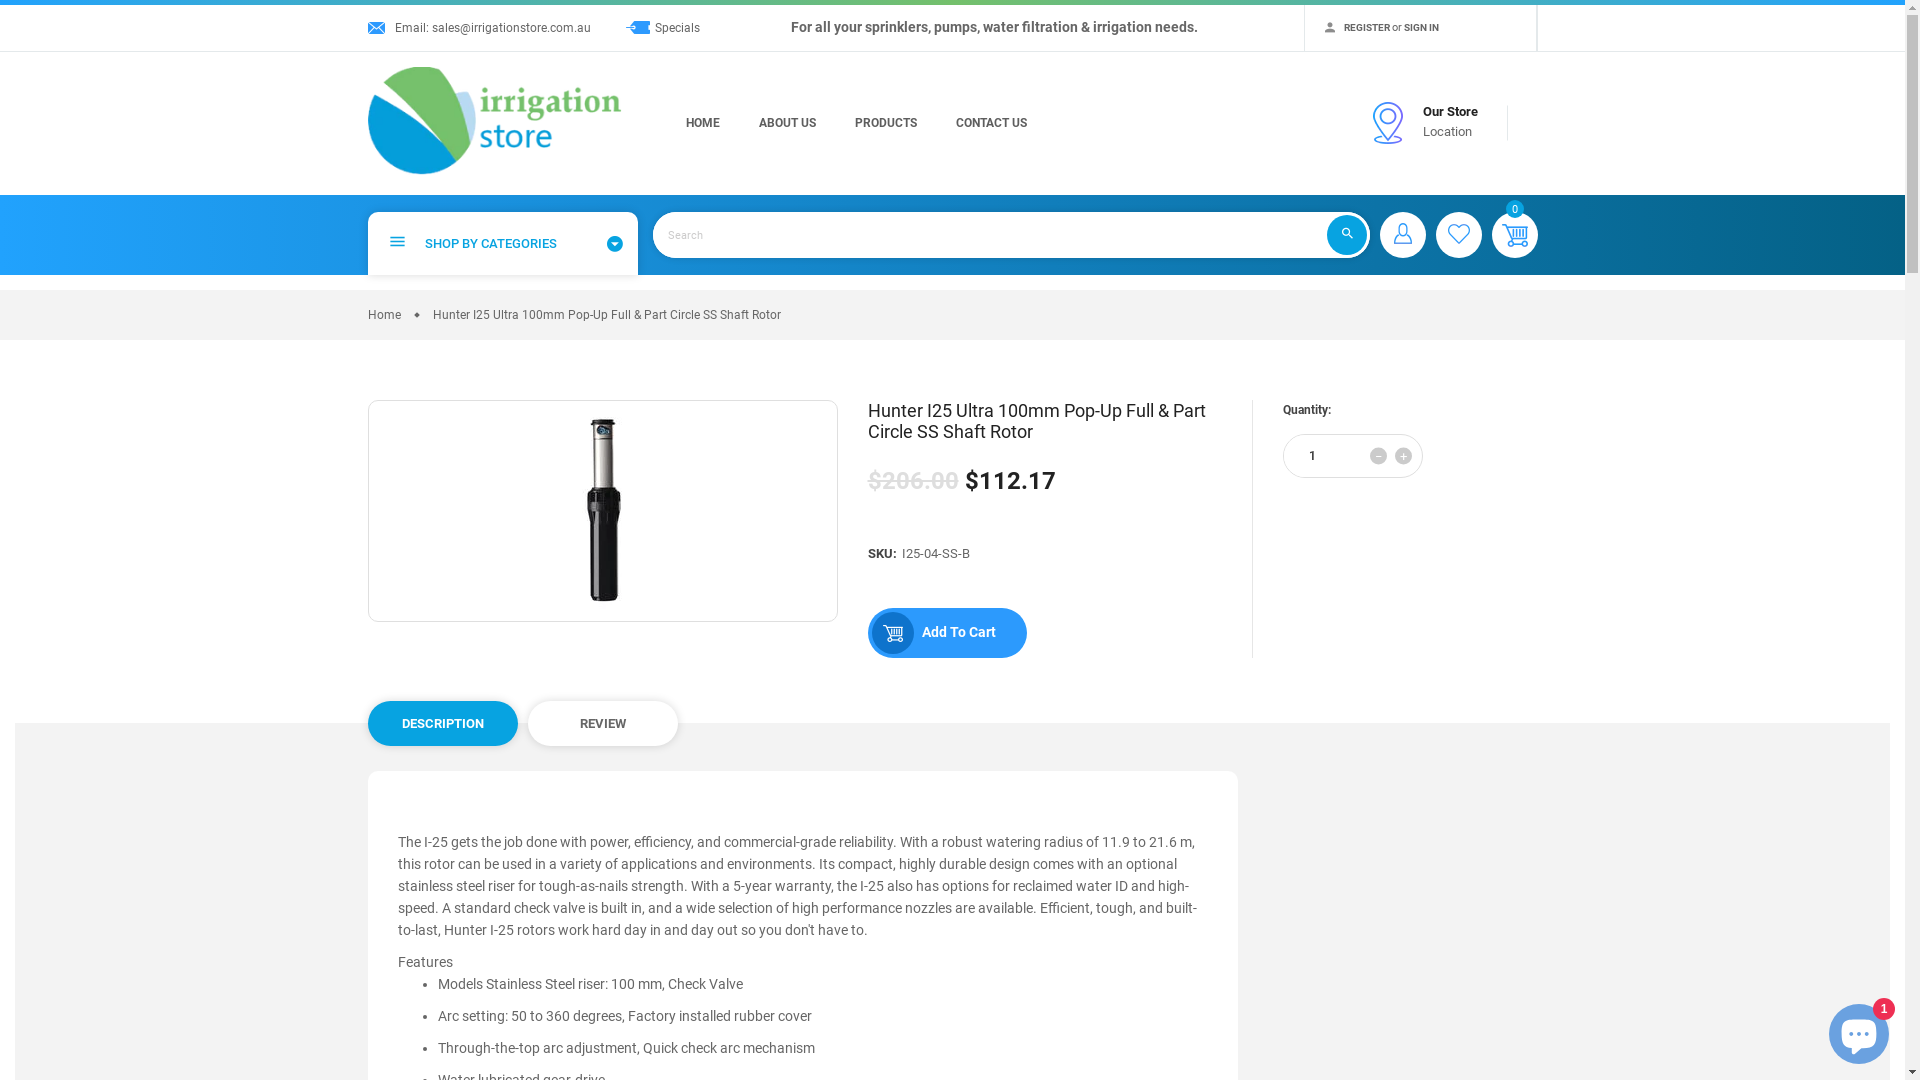 This screenshot has height=1080, width=1920. I want to click on 'Shopify online store chat', so click(1857, 1029).